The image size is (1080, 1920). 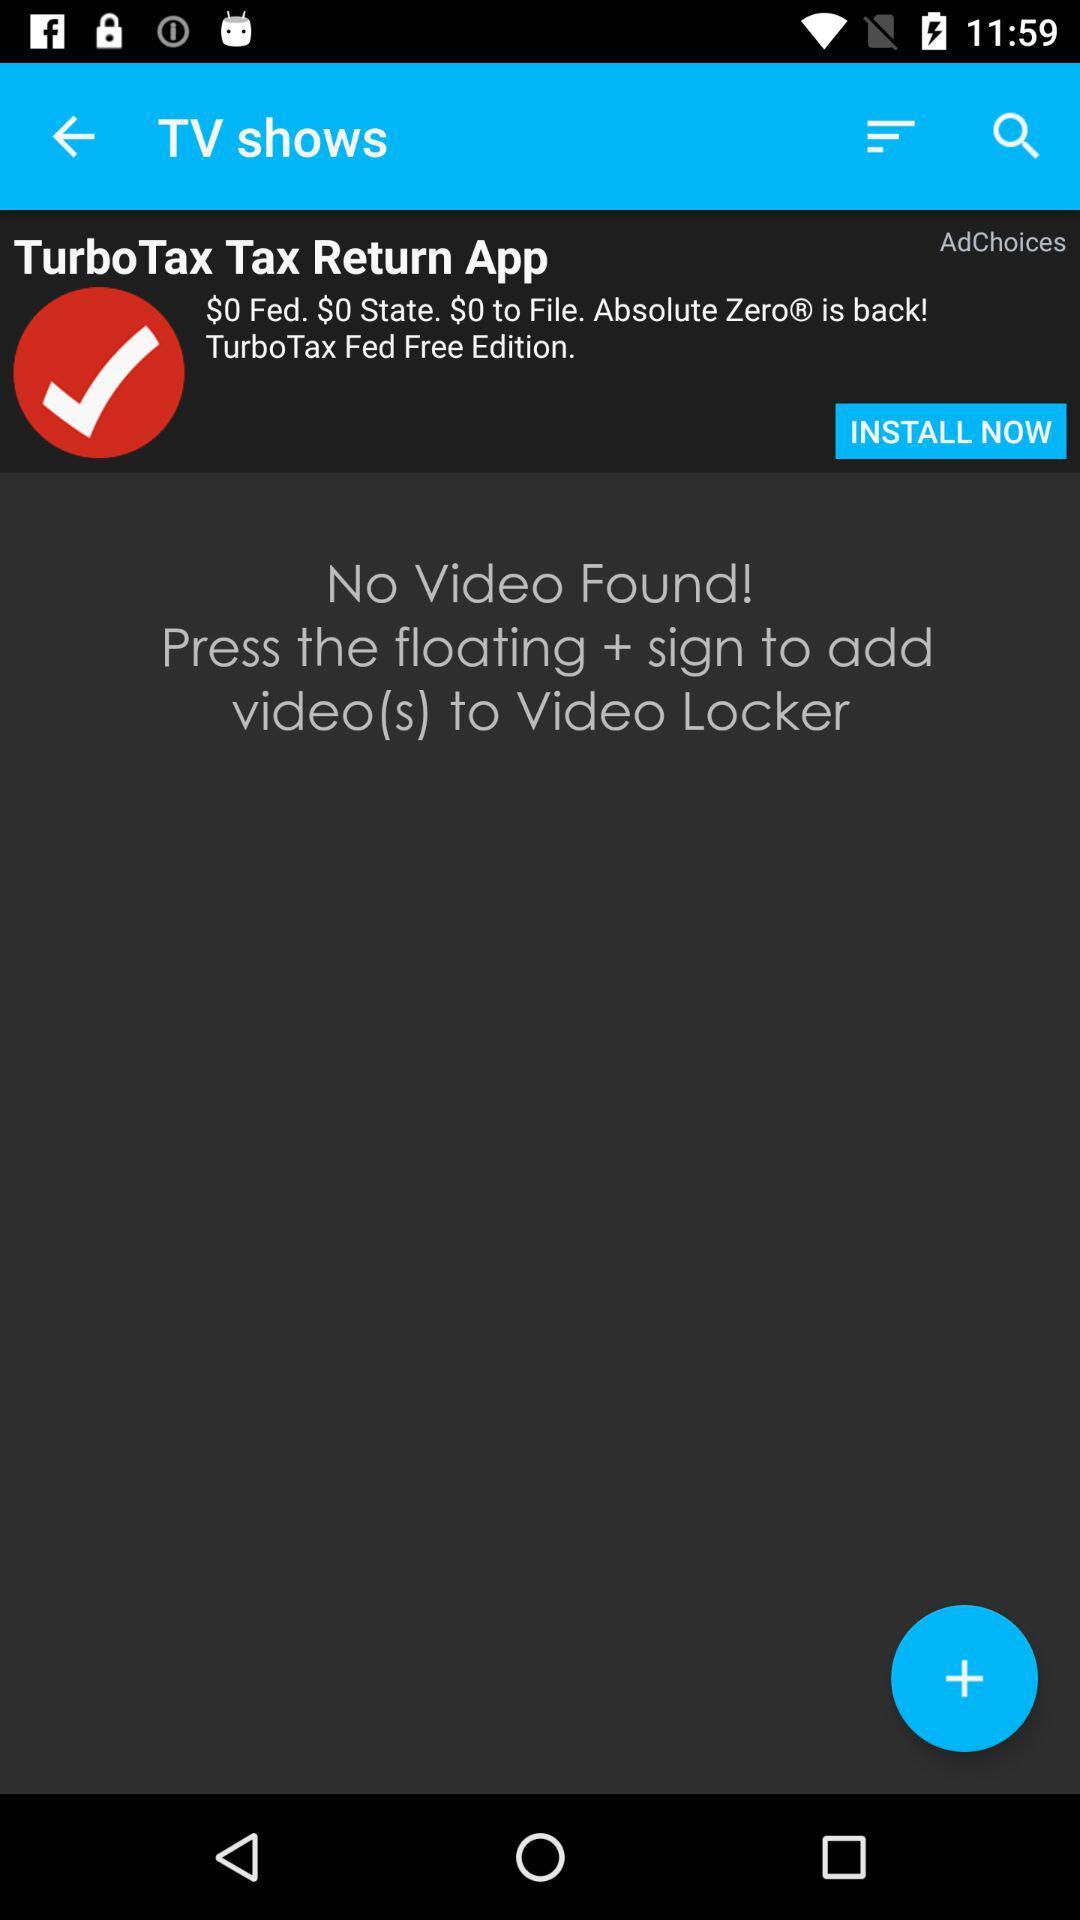 What do you see at coordinates (72, 135) in the screenshot?
I see `app to the left of the tv shows icon` at bounding box center [72, 135].